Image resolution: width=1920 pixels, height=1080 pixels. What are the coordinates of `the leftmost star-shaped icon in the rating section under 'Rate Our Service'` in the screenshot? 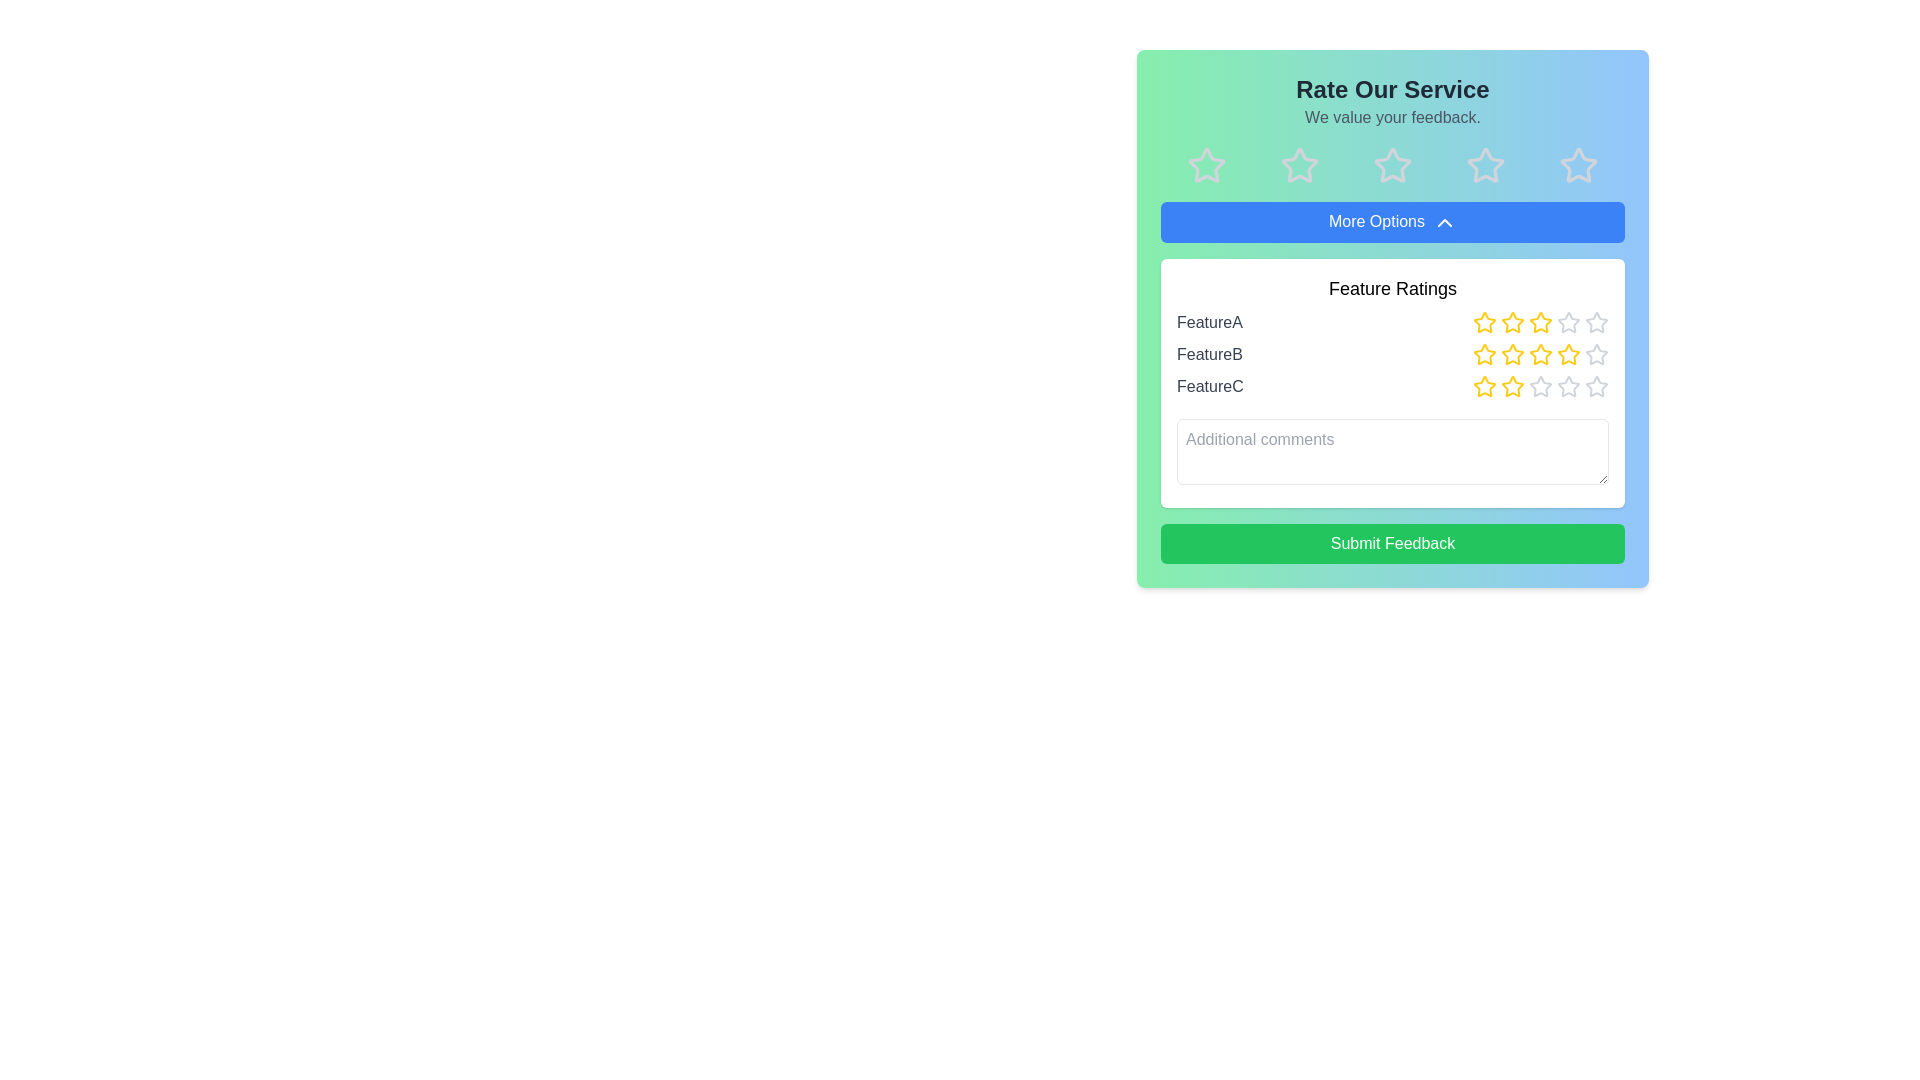 It's located at (1206, 164).